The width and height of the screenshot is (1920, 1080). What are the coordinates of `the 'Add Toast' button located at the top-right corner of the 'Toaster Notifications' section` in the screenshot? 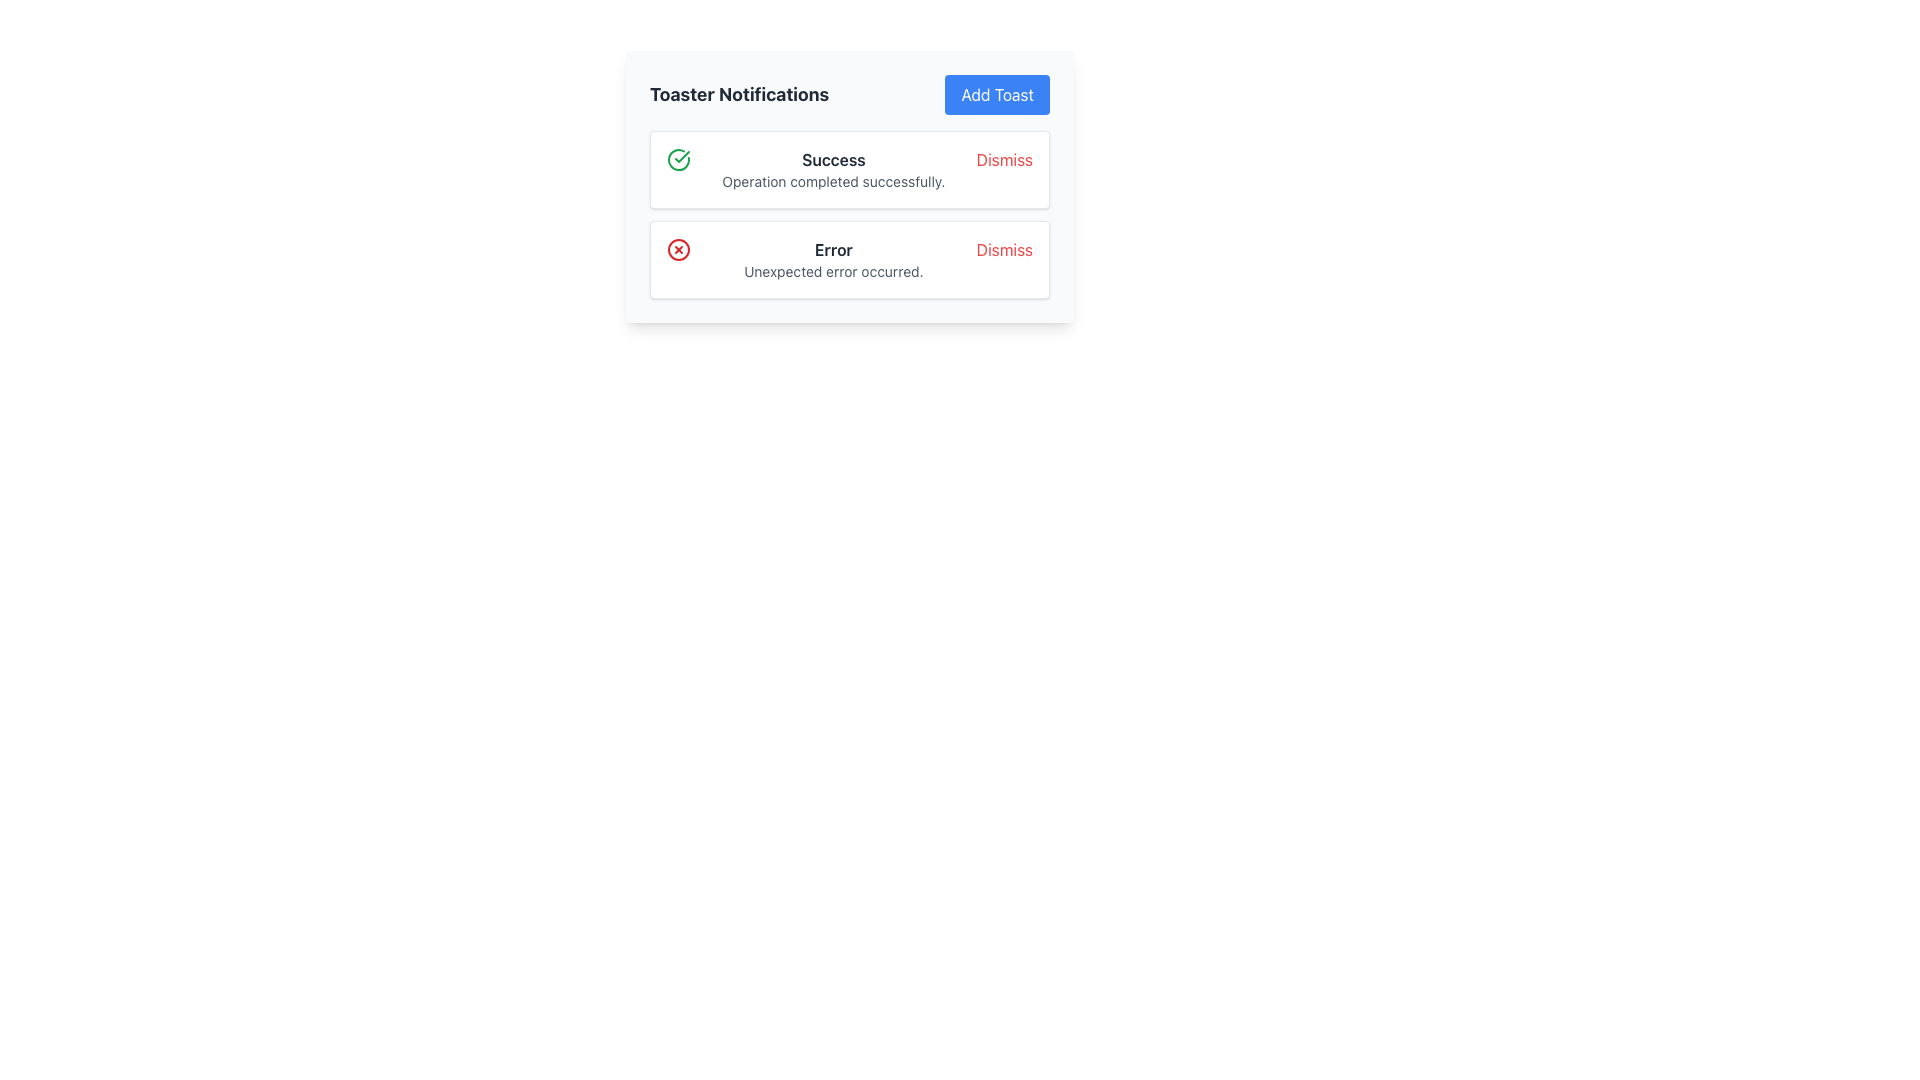 It's located at (997, 95).